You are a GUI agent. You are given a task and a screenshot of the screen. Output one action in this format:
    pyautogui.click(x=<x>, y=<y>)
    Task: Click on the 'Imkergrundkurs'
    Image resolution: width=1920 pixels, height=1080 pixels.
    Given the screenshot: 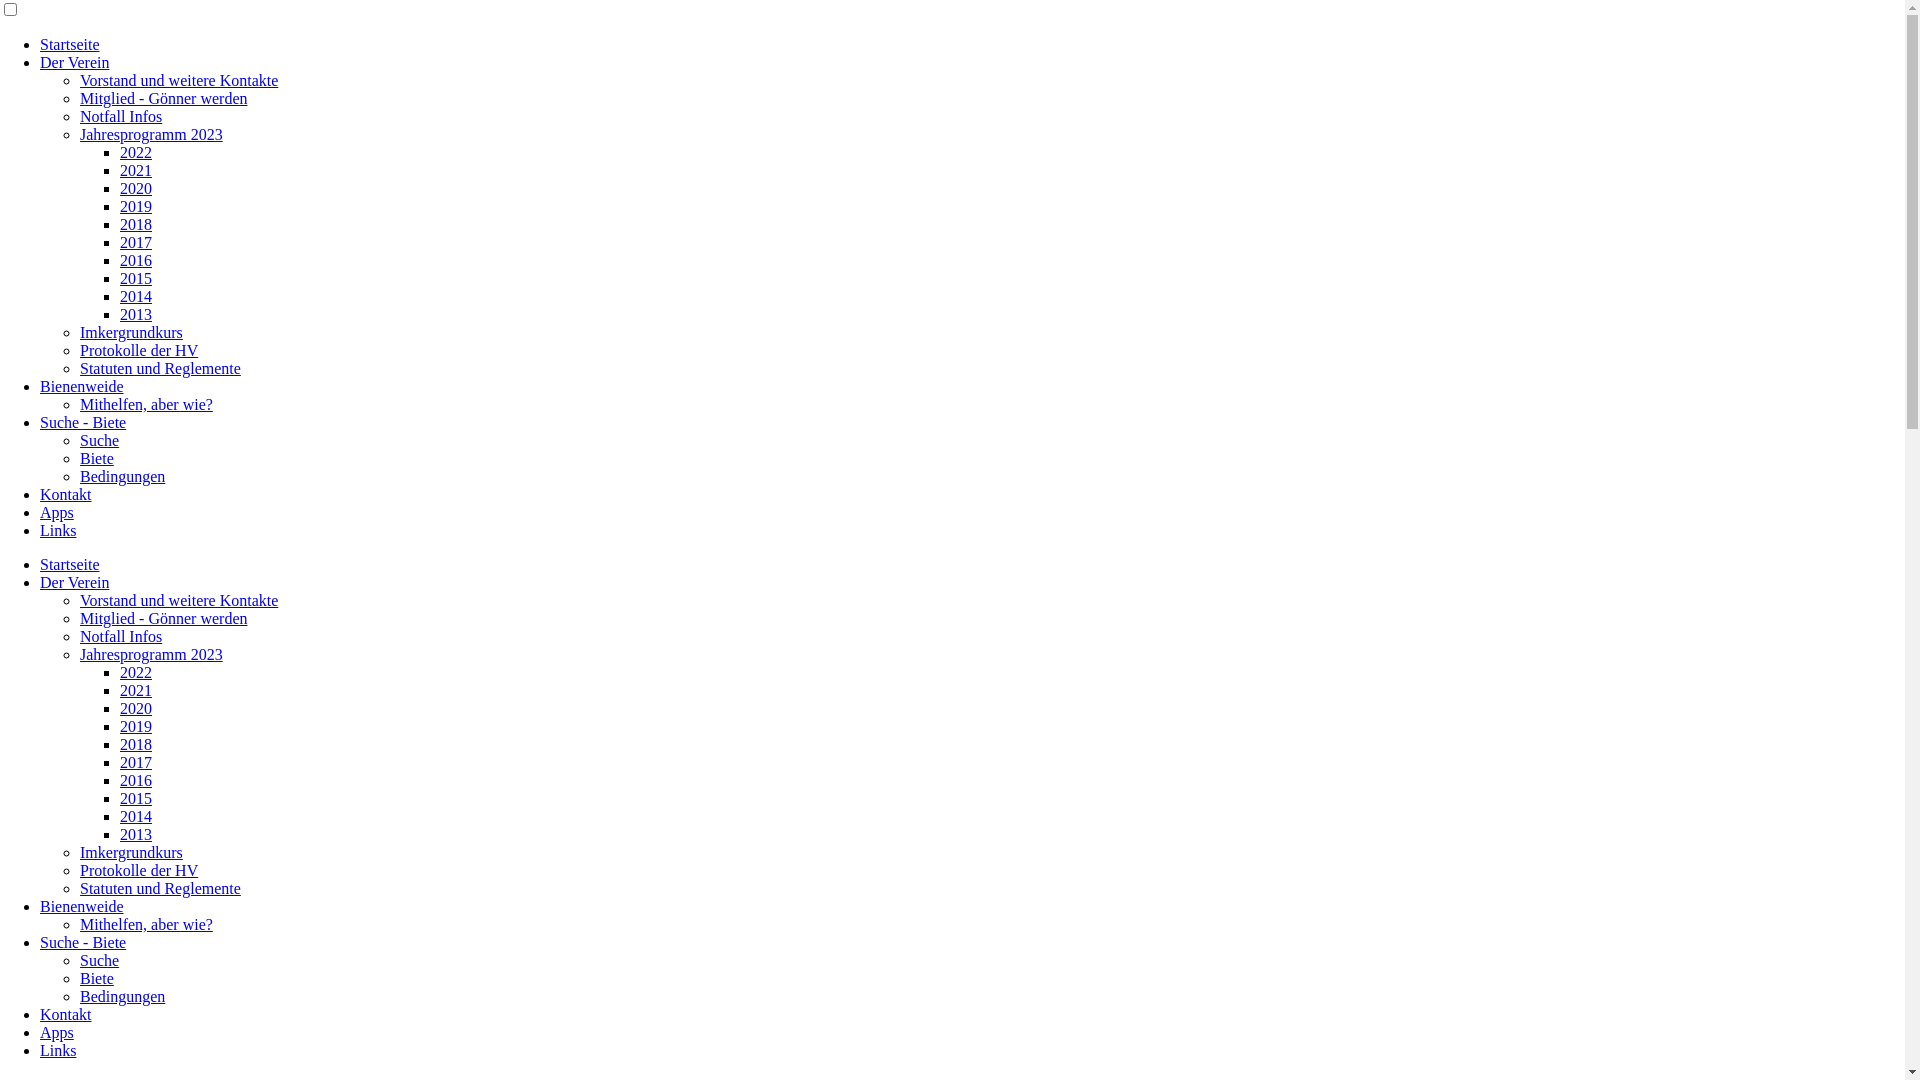 What is the action you would take?
    pyautogui.click(x=130, y=331)
    